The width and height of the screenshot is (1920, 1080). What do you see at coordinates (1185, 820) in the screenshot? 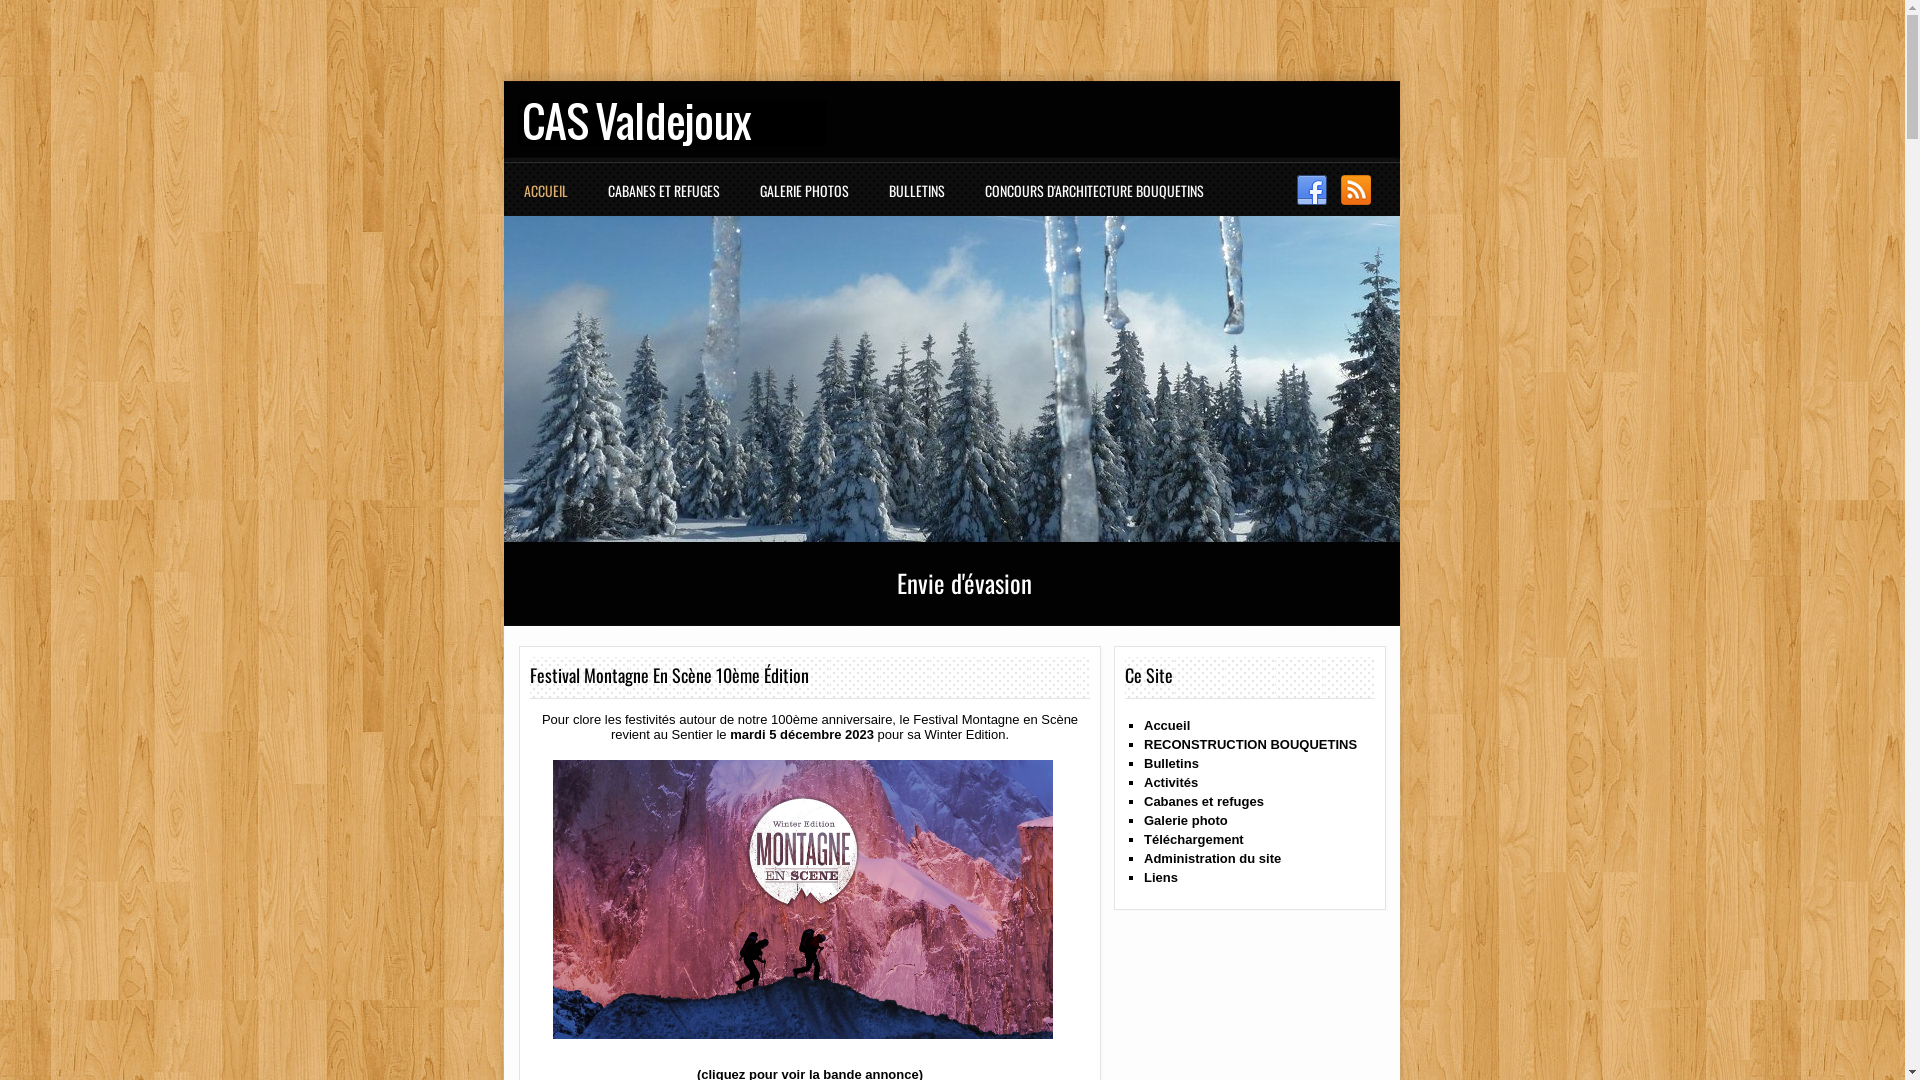
I see `'Galerie photo'` at bounding box center [1185, 820].